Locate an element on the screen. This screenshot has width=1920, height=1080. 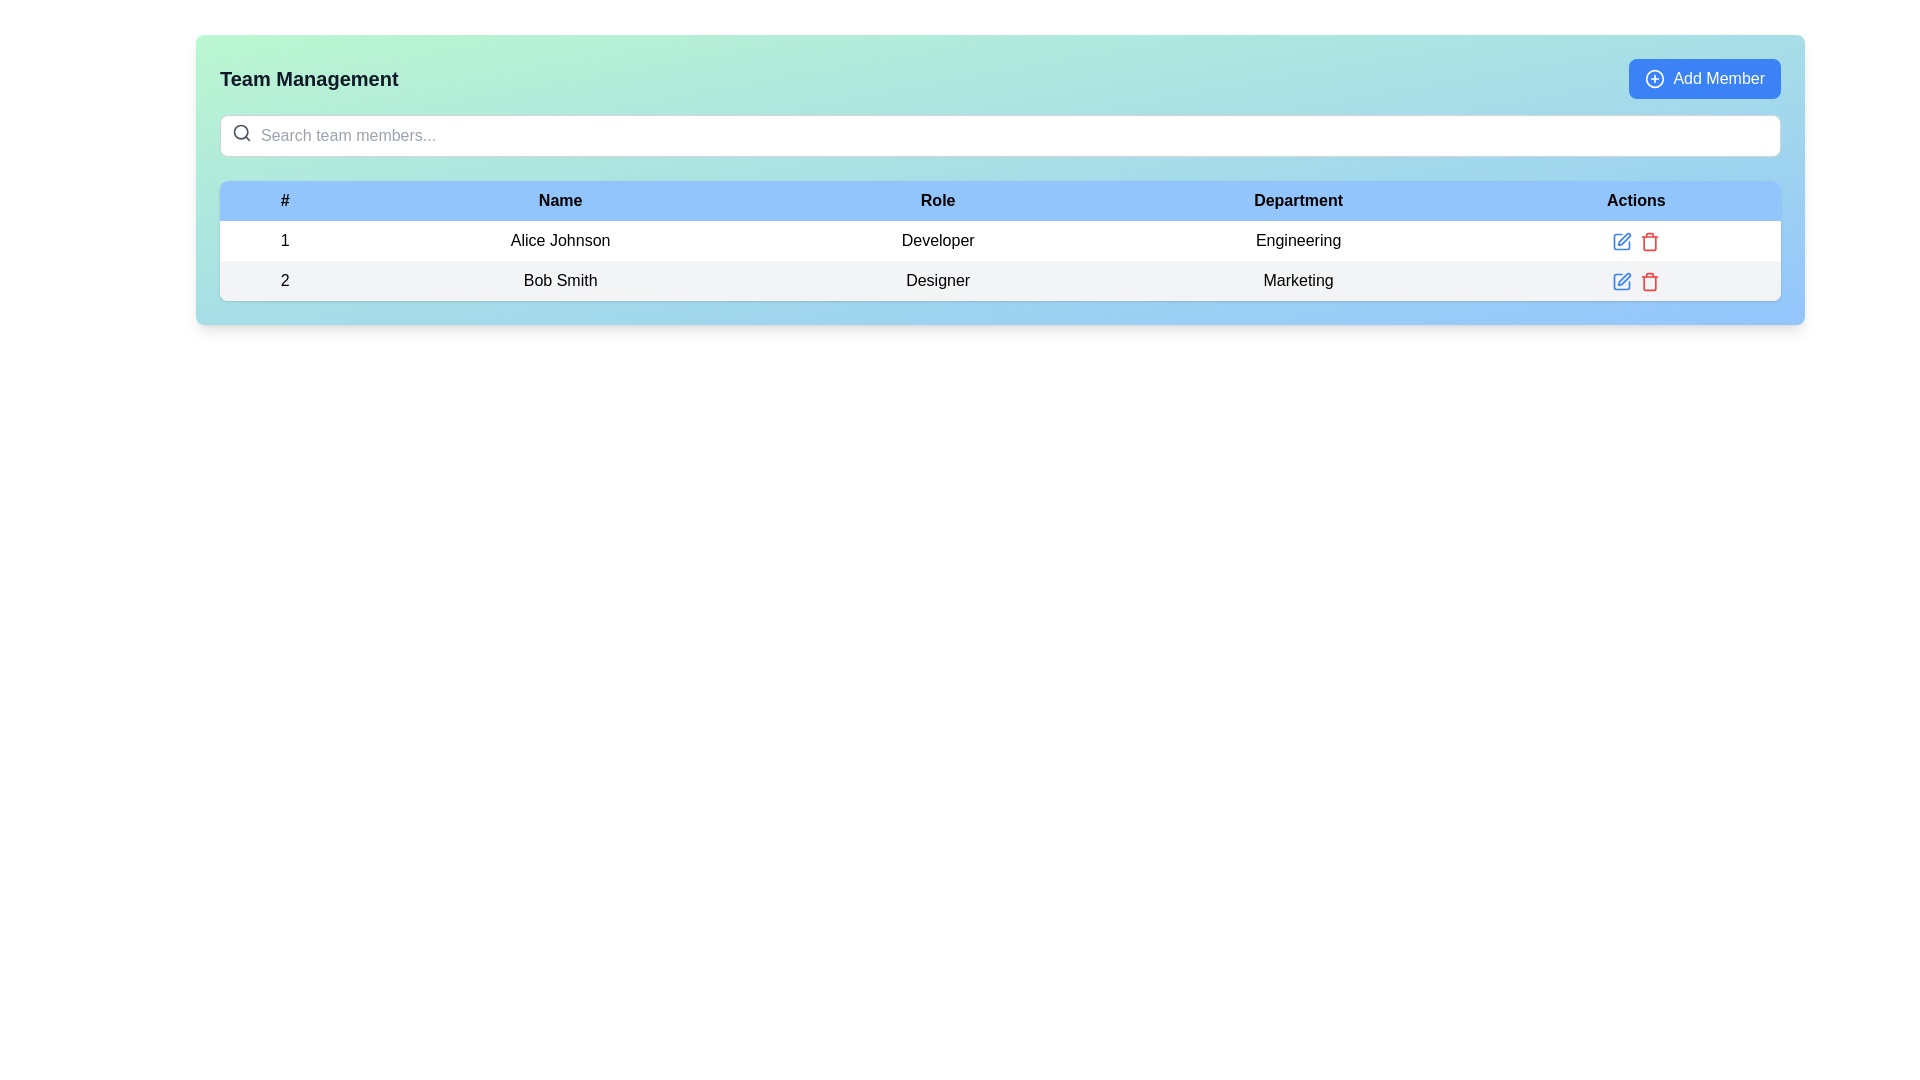
the circular icon featuring a plus symbol, which is part of the 'Add Member' button located in the top-right corner of the interface is located at coordinates (1655, 77).